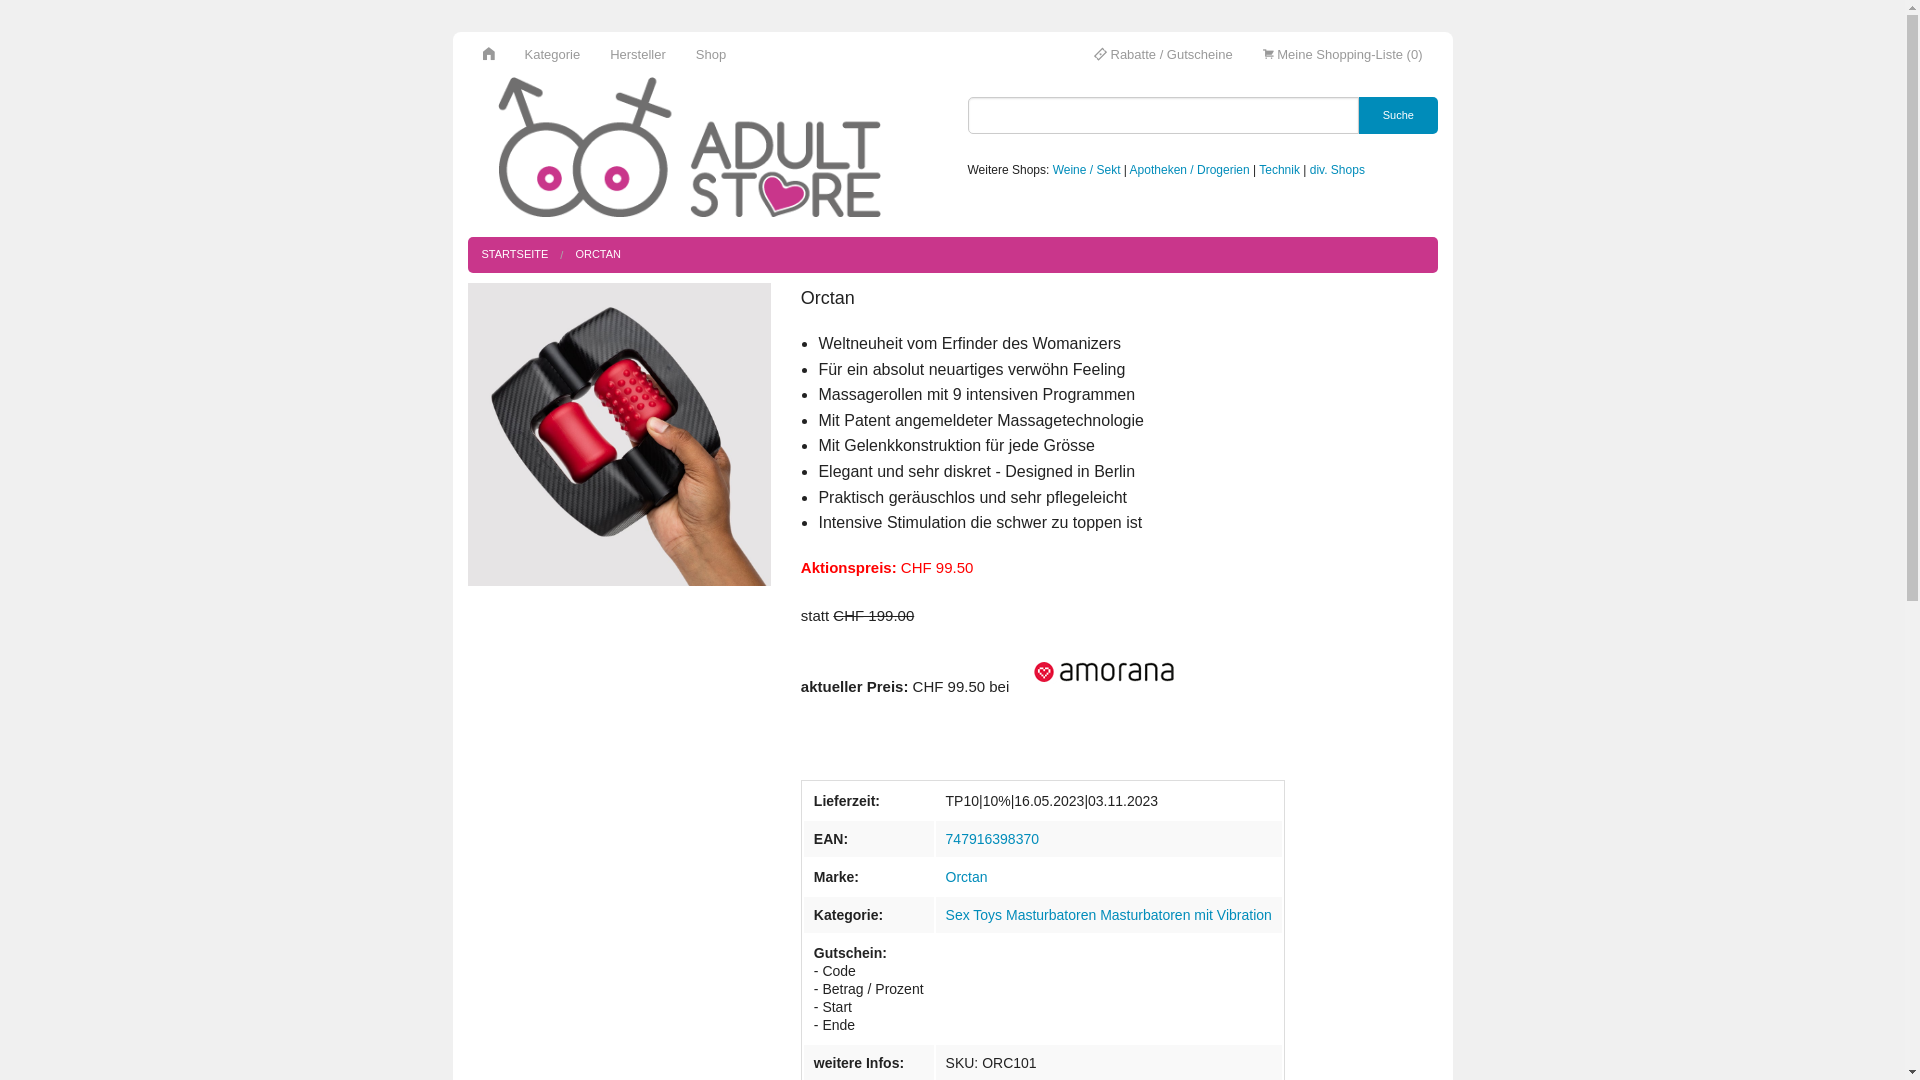 This screenshot has width=1920, height=1080. Describe the element at coordinates (1107, 914) in the screenshot. I see `'Sex Toys Masturbatoren Masturbatoren mit Vibration'` at that location.